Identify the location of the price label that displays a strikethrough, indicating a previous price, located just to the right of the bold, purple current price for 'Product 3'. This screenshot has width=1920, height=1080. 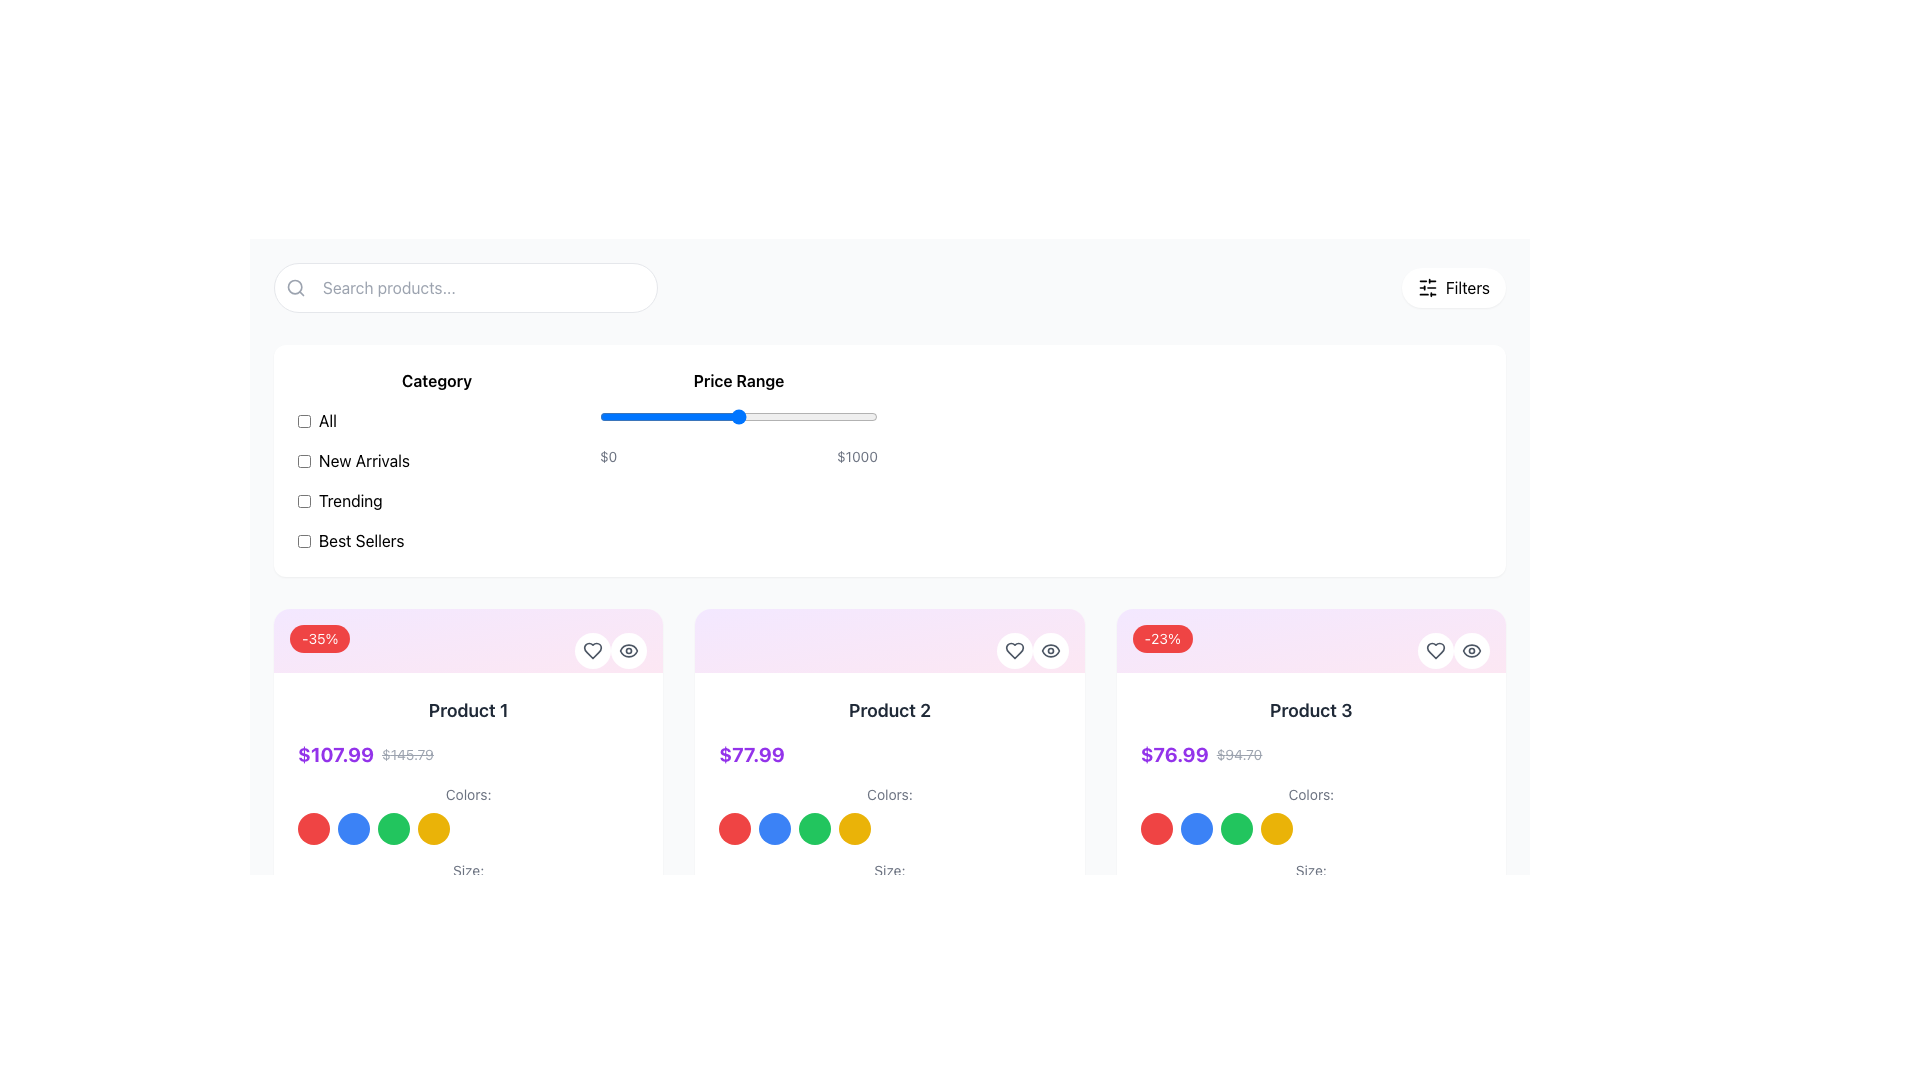
(1238, 755).